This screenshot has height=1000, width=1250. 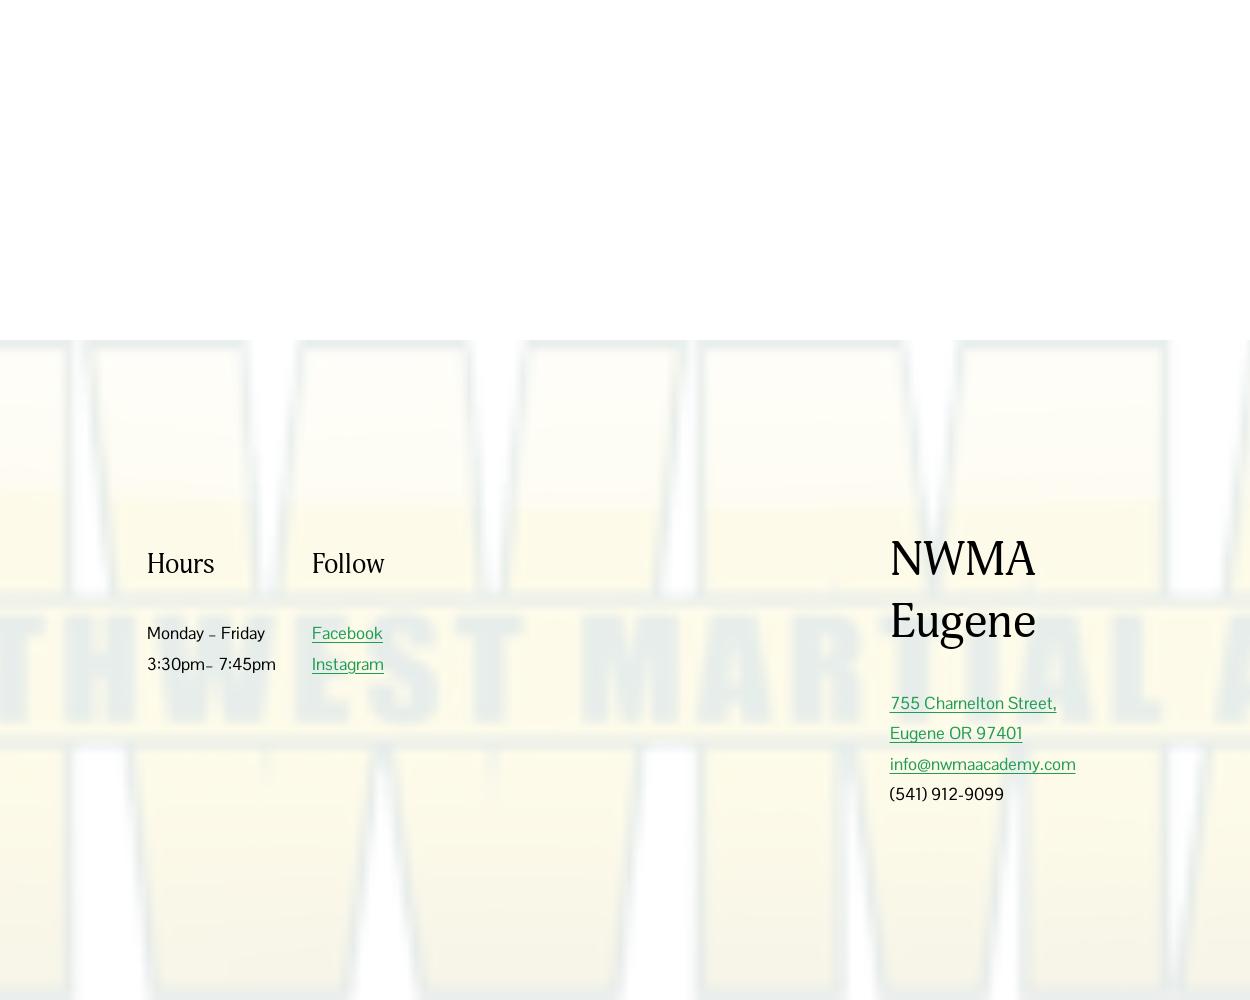 What do you see at coordinates (347, 663) in the screenshot?
I see `'Instagram'` at bounding box center [347, 663].